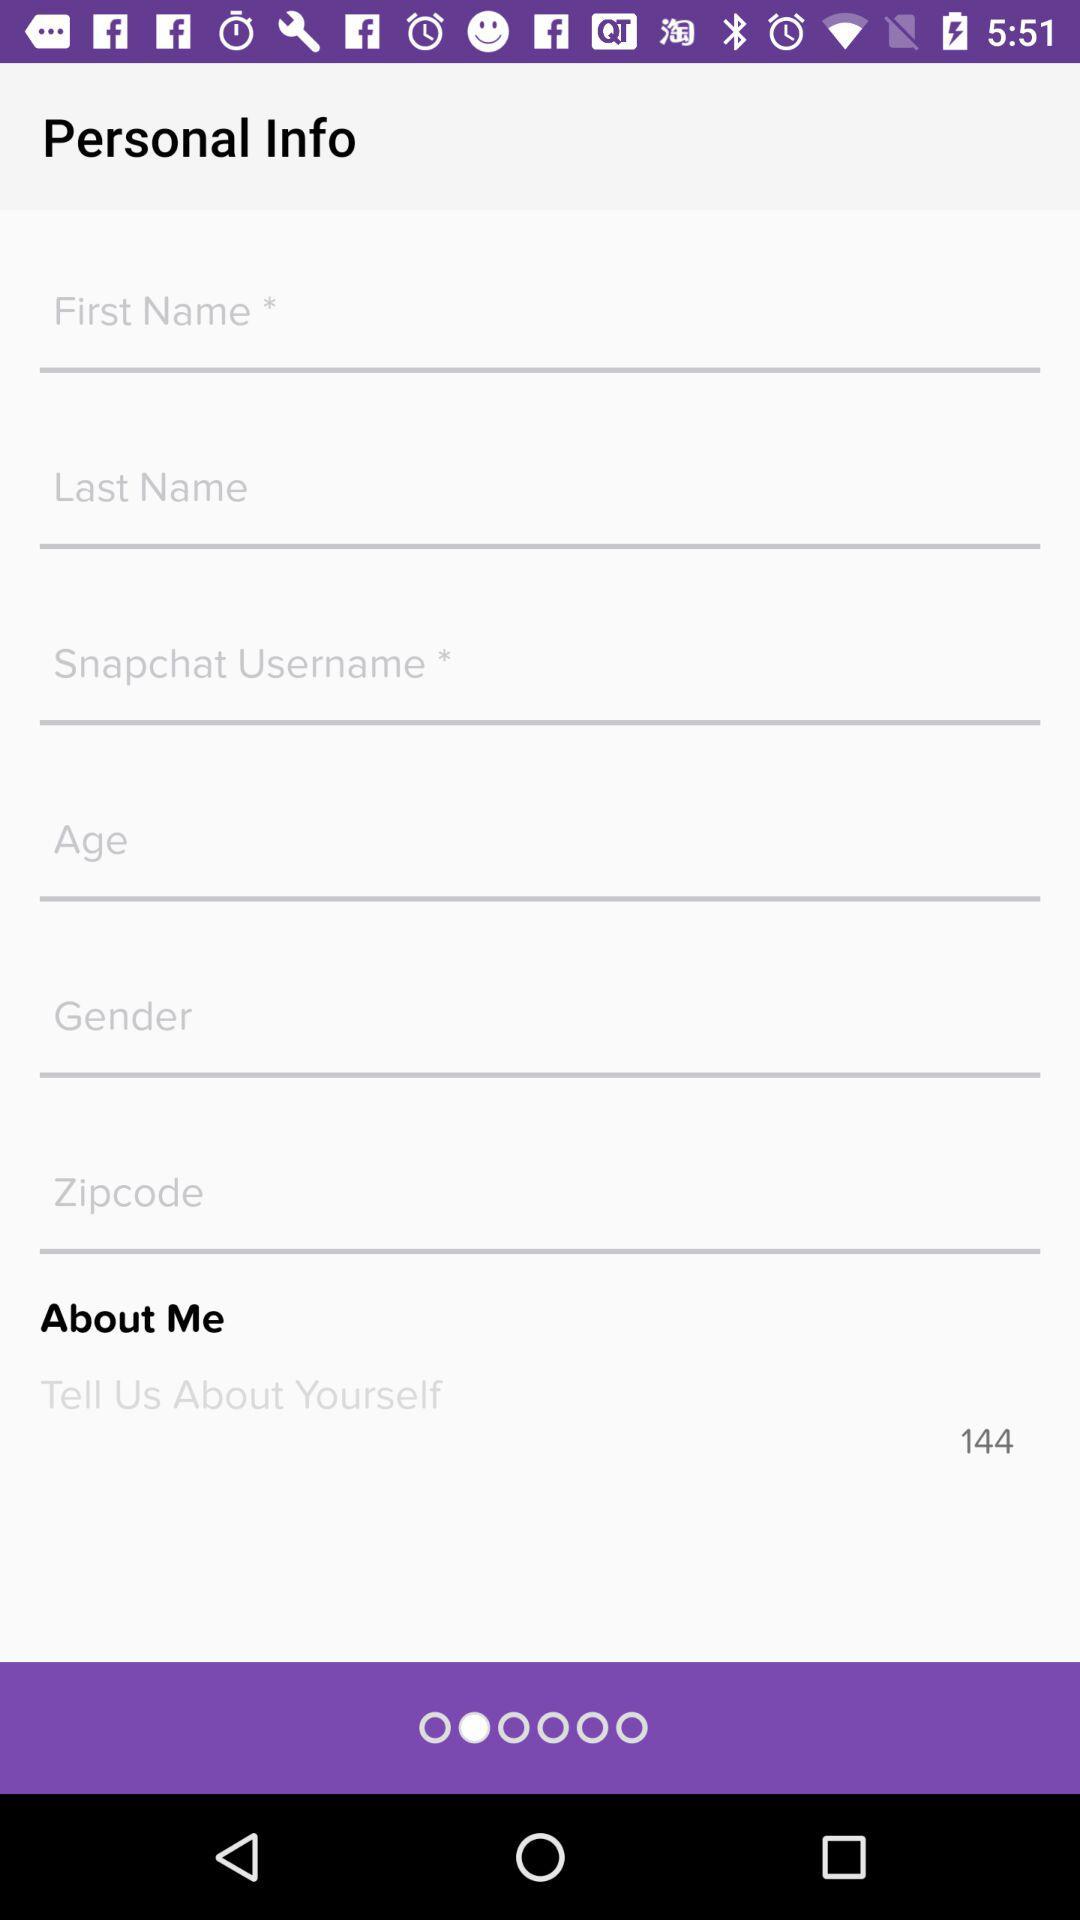 This screenshot has width=1080, height=1920. What do you see at coordinates (540, 1181) in the screenshot?
I see `zipcode field` at bounding box center [540, 1181].